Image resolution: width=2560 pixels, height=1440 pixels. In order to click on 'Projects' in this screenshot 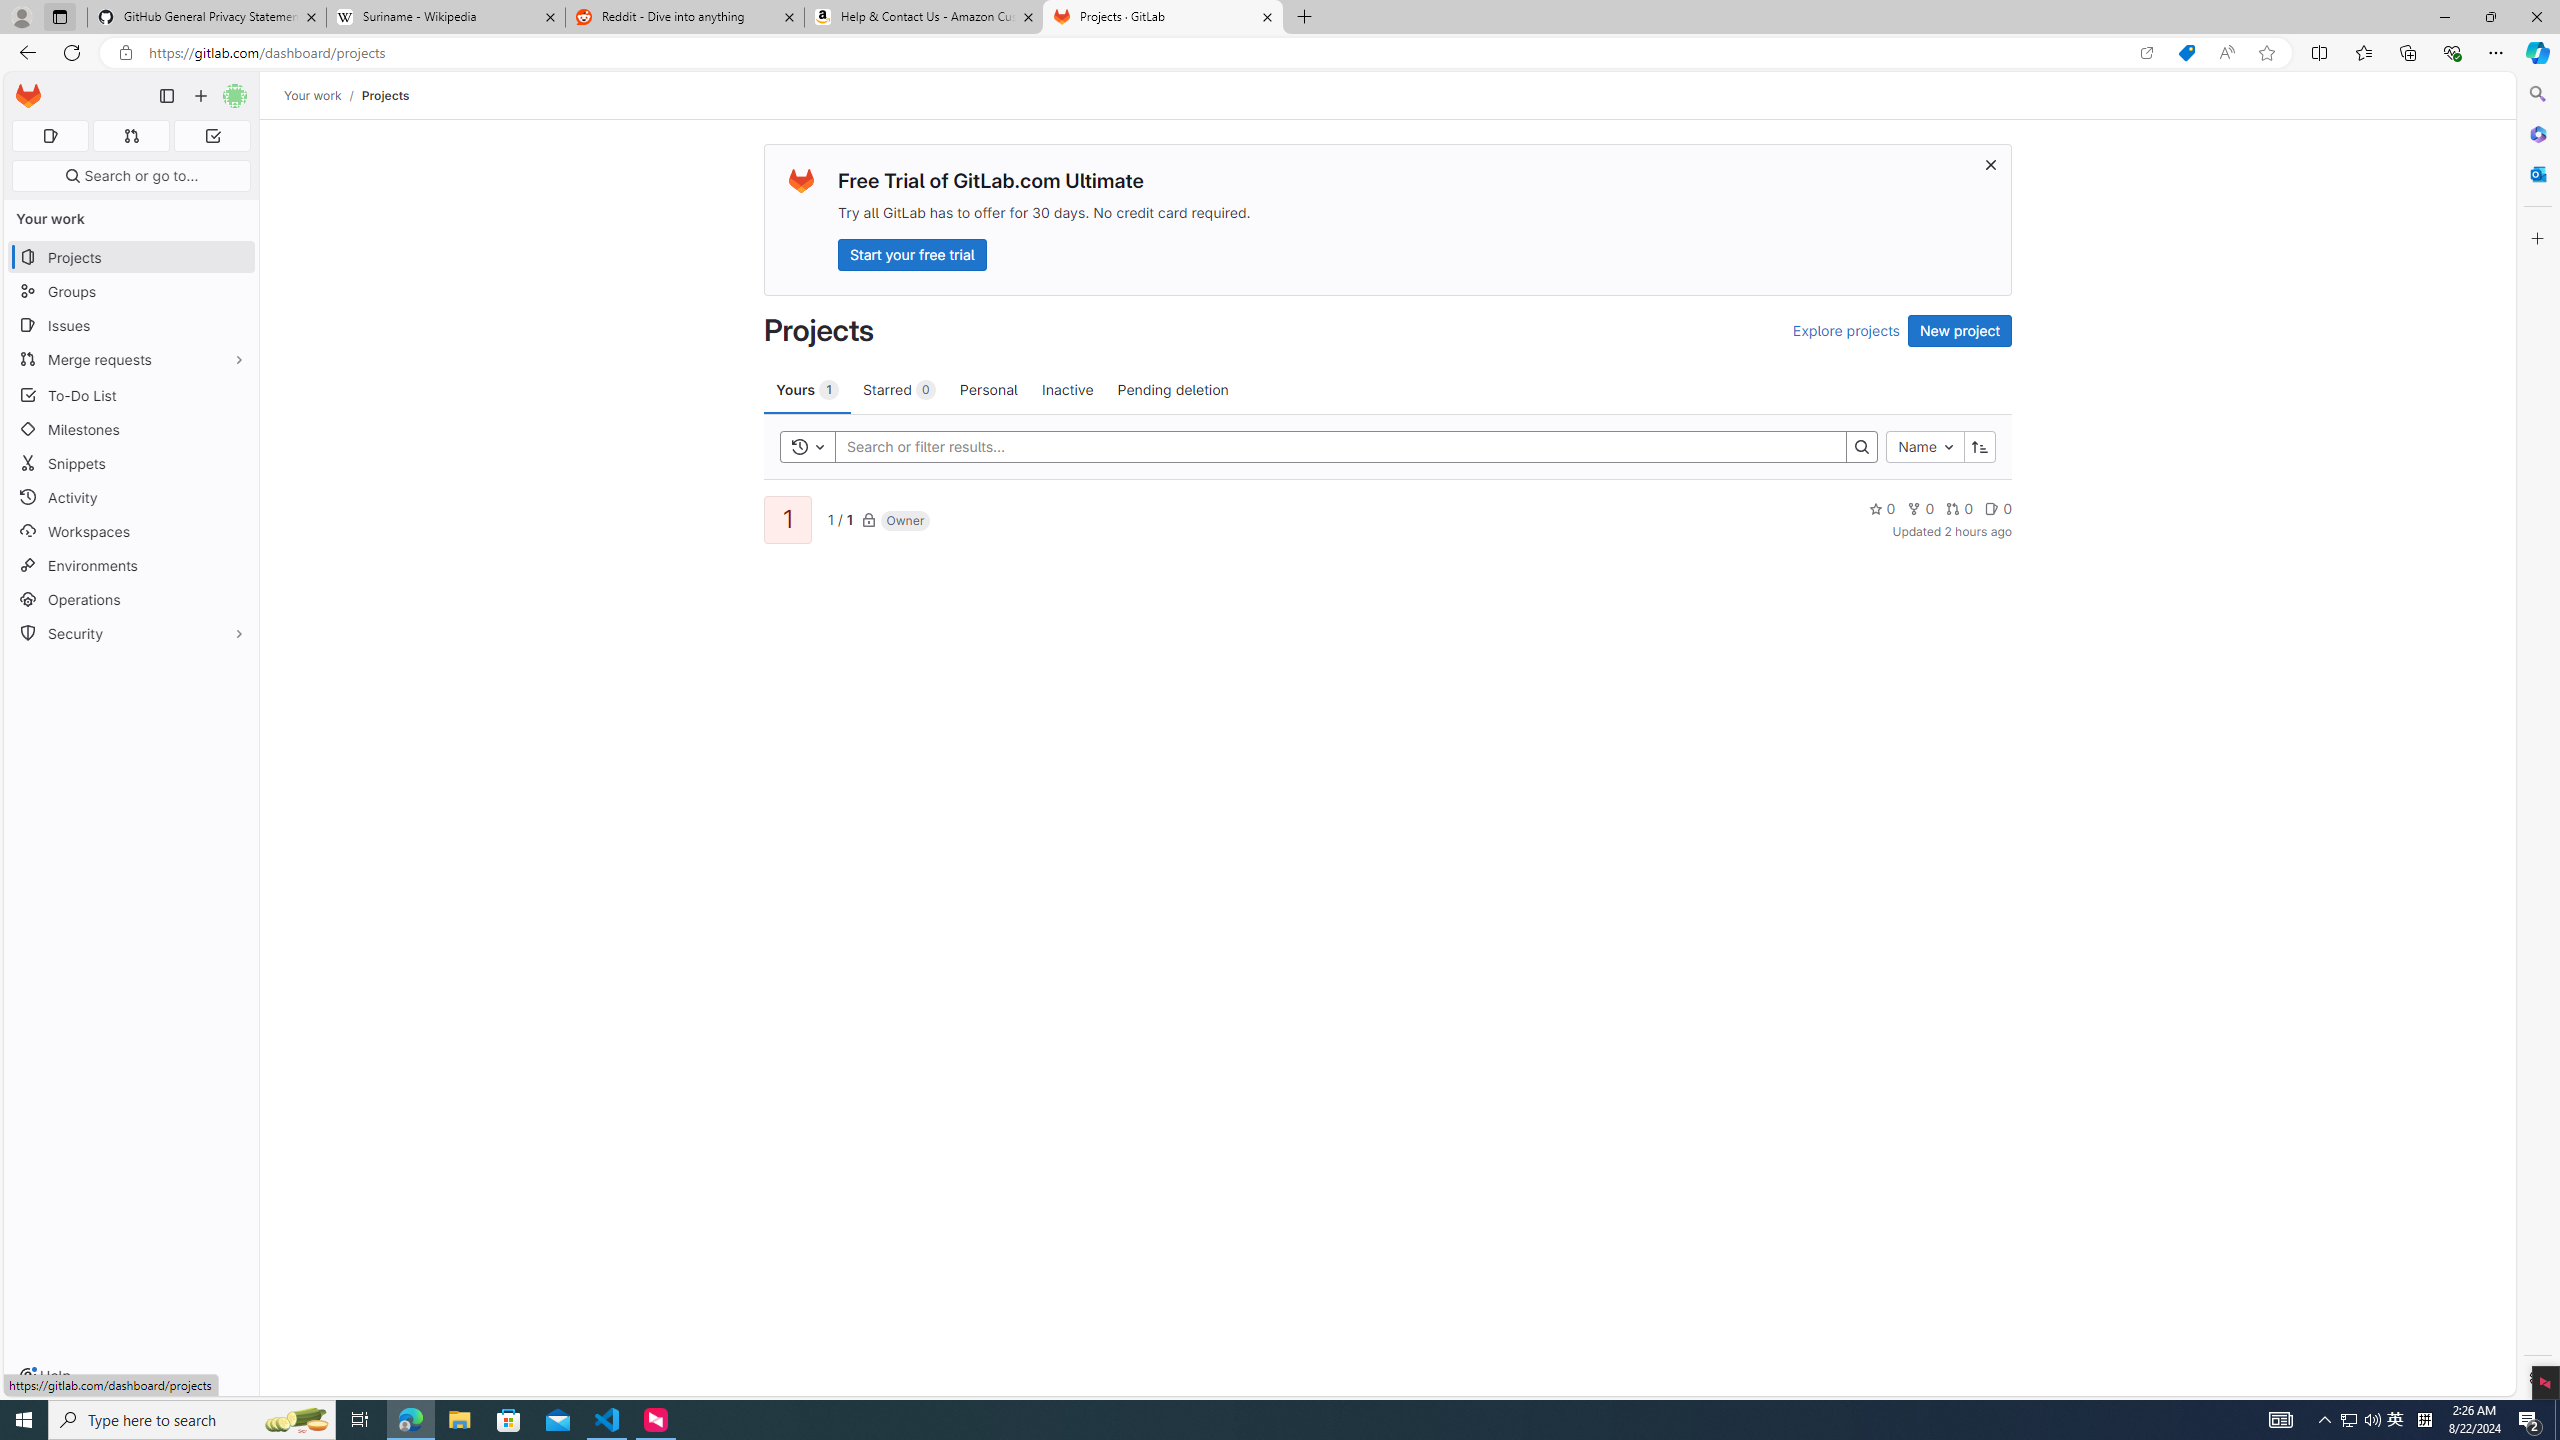, I will do `click(384, 95)`.